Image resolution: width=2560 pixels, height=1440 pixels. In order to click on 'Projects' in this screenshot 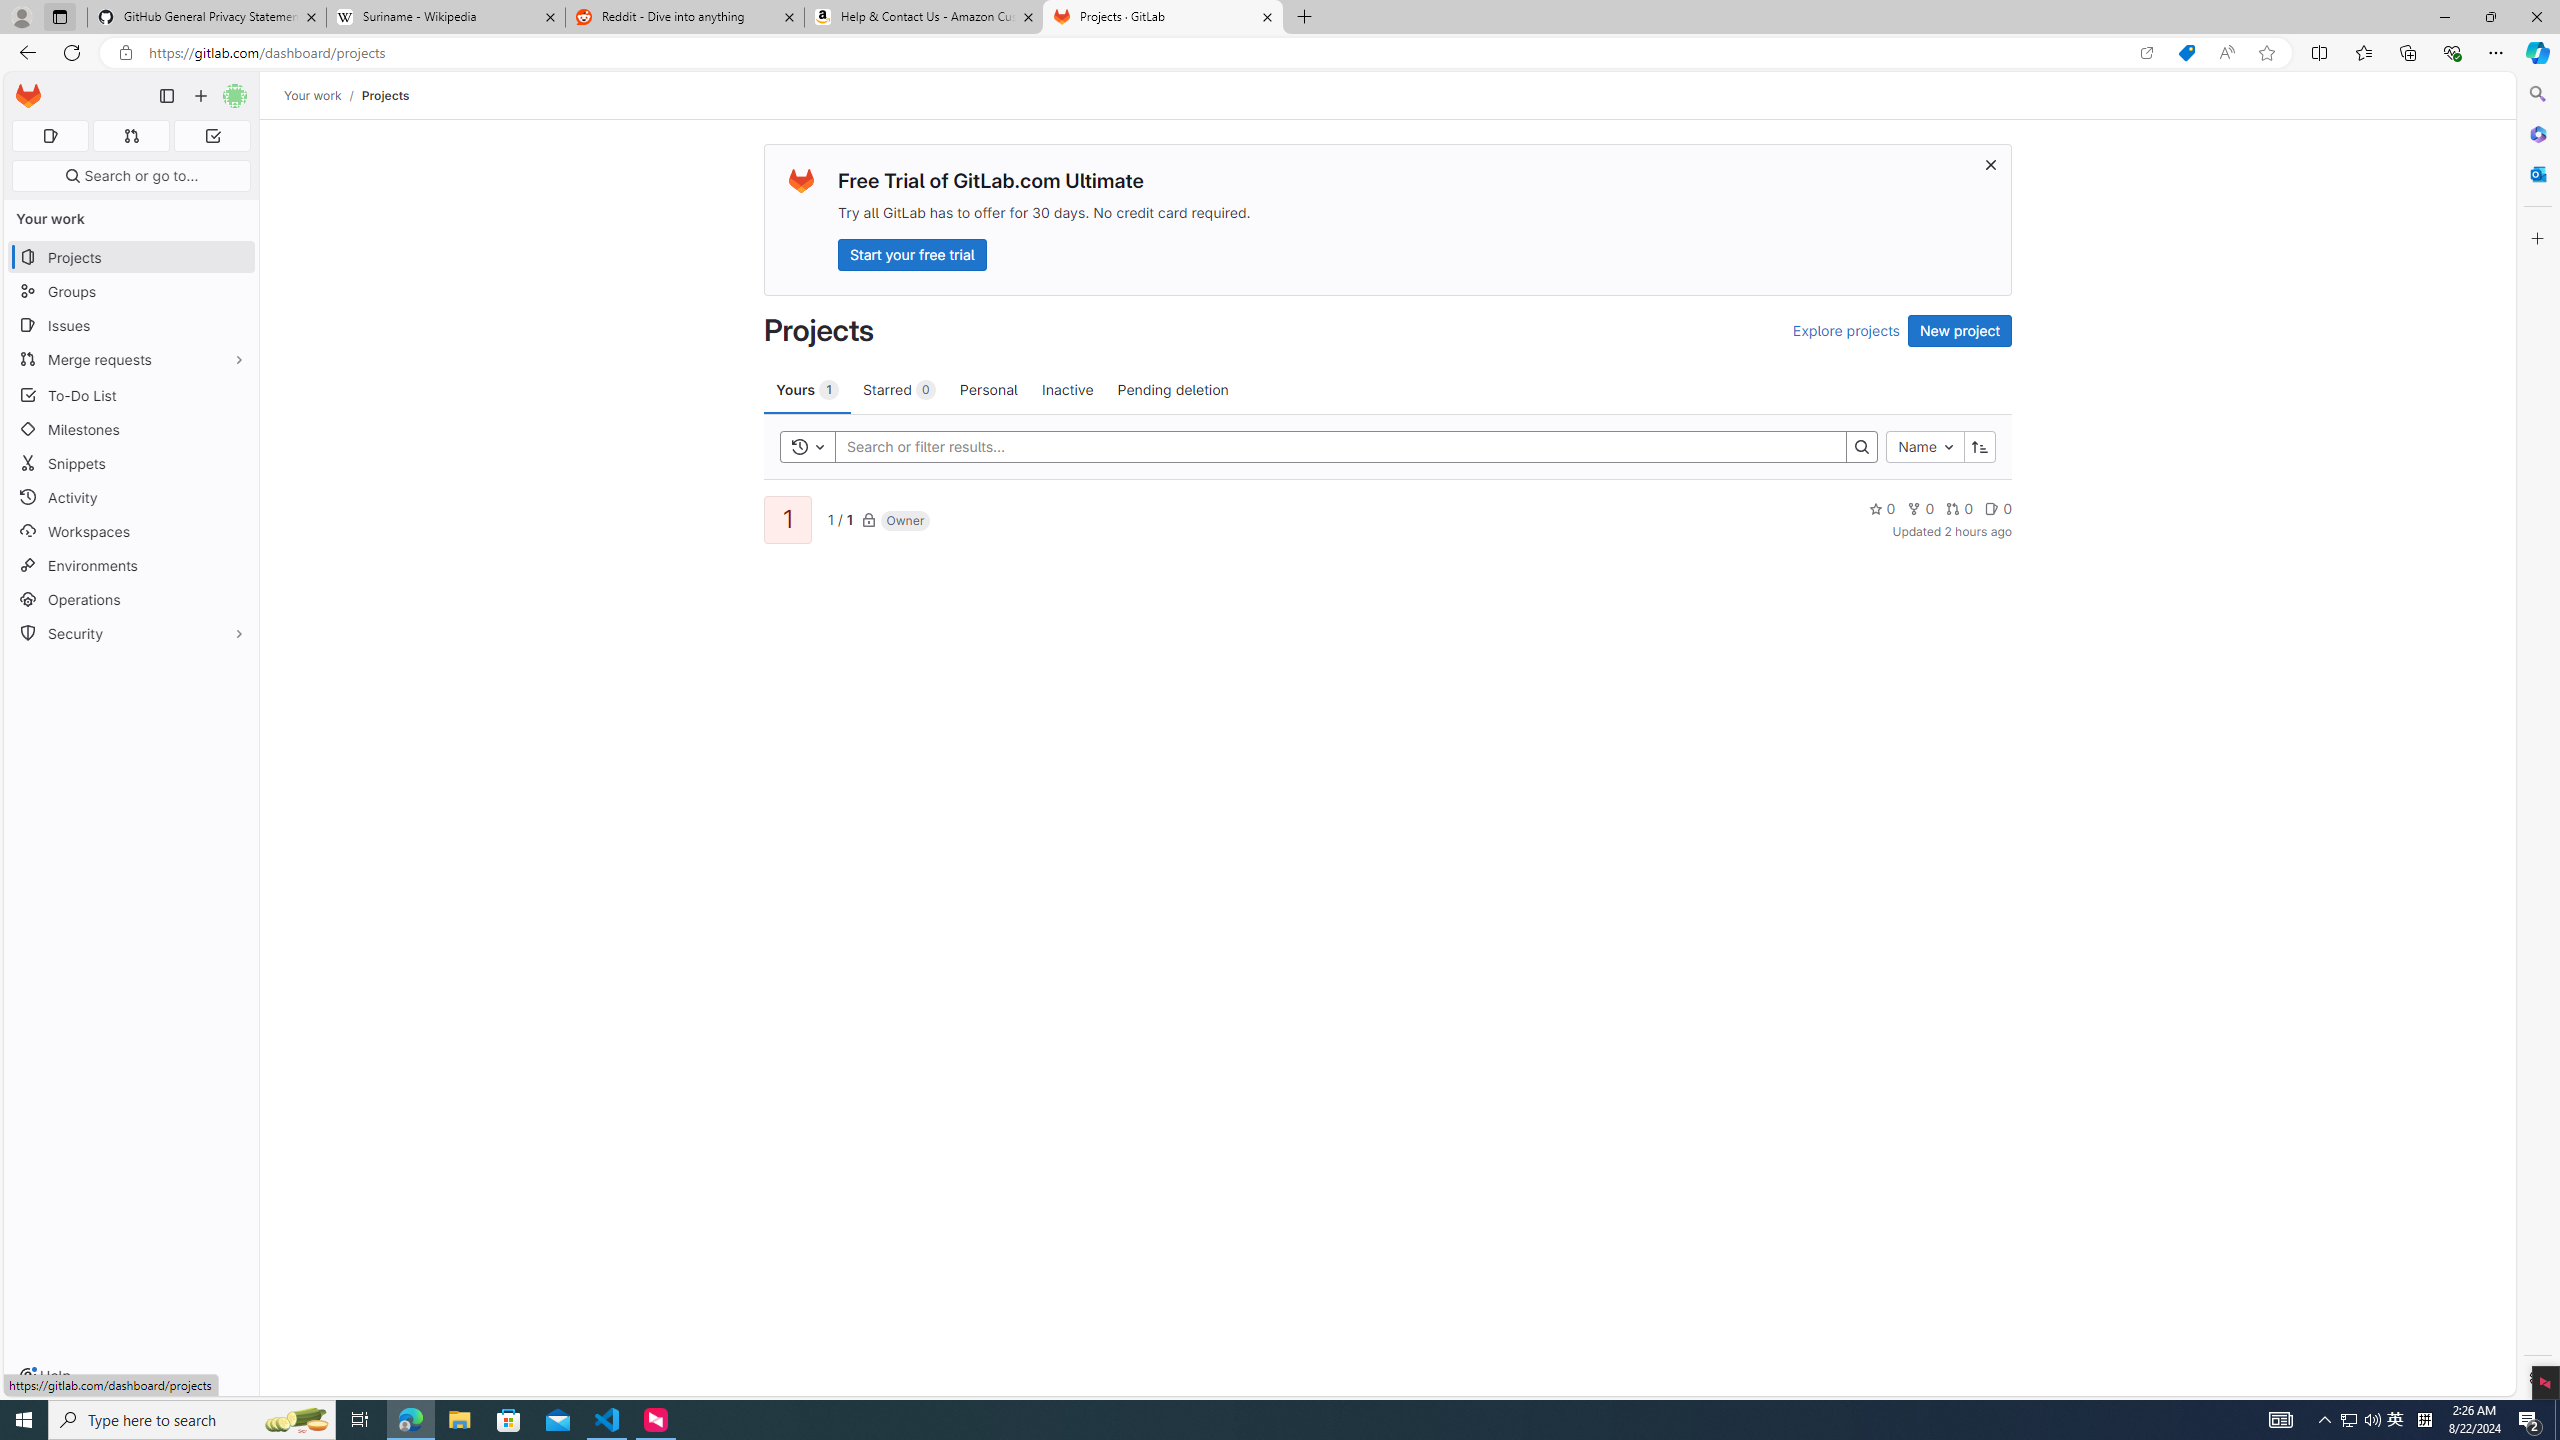, I will do `click(384, 95)`.